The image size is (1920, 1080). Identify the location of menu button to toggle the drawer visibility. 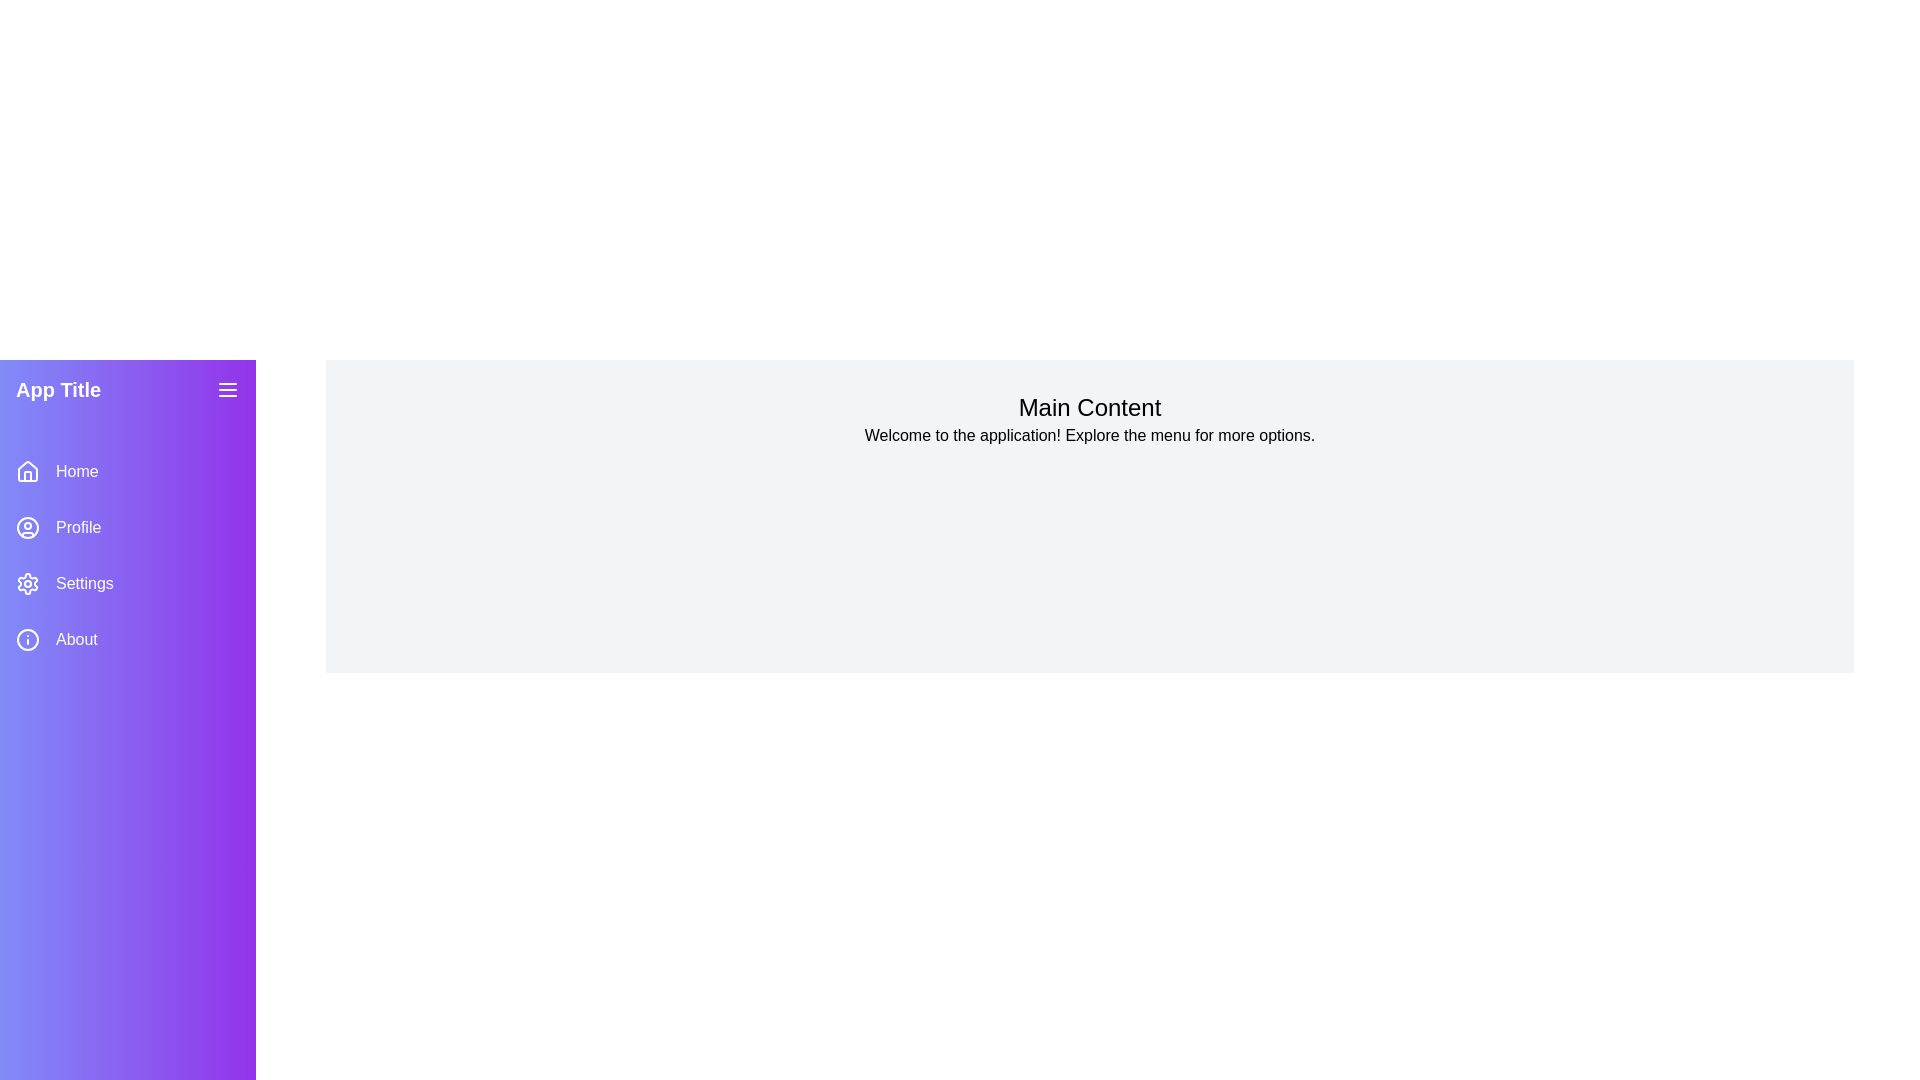
(227, 389).